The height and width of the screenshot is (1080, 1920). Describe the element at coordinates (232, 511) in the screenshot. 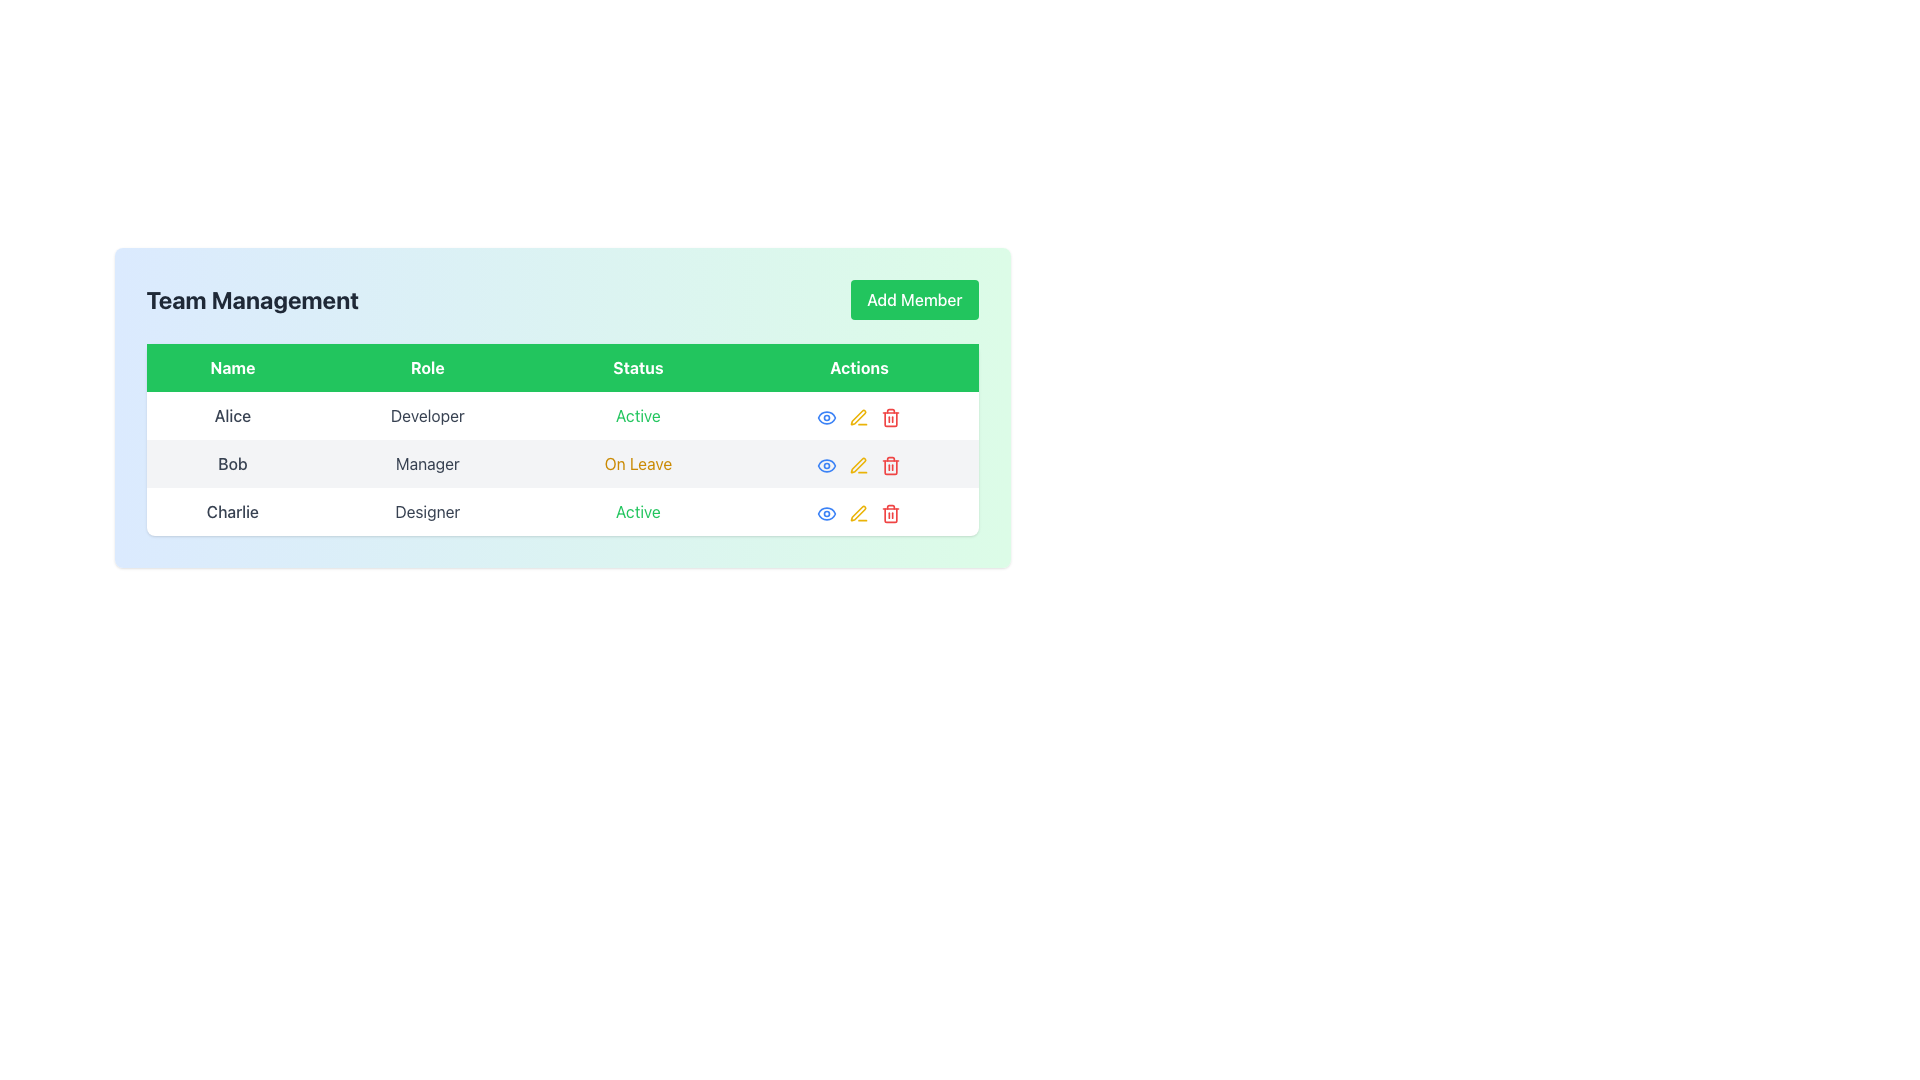

I see `text label that identifies the user as 'Charlie' in the third row of the table under the 'Name' column` at that location.